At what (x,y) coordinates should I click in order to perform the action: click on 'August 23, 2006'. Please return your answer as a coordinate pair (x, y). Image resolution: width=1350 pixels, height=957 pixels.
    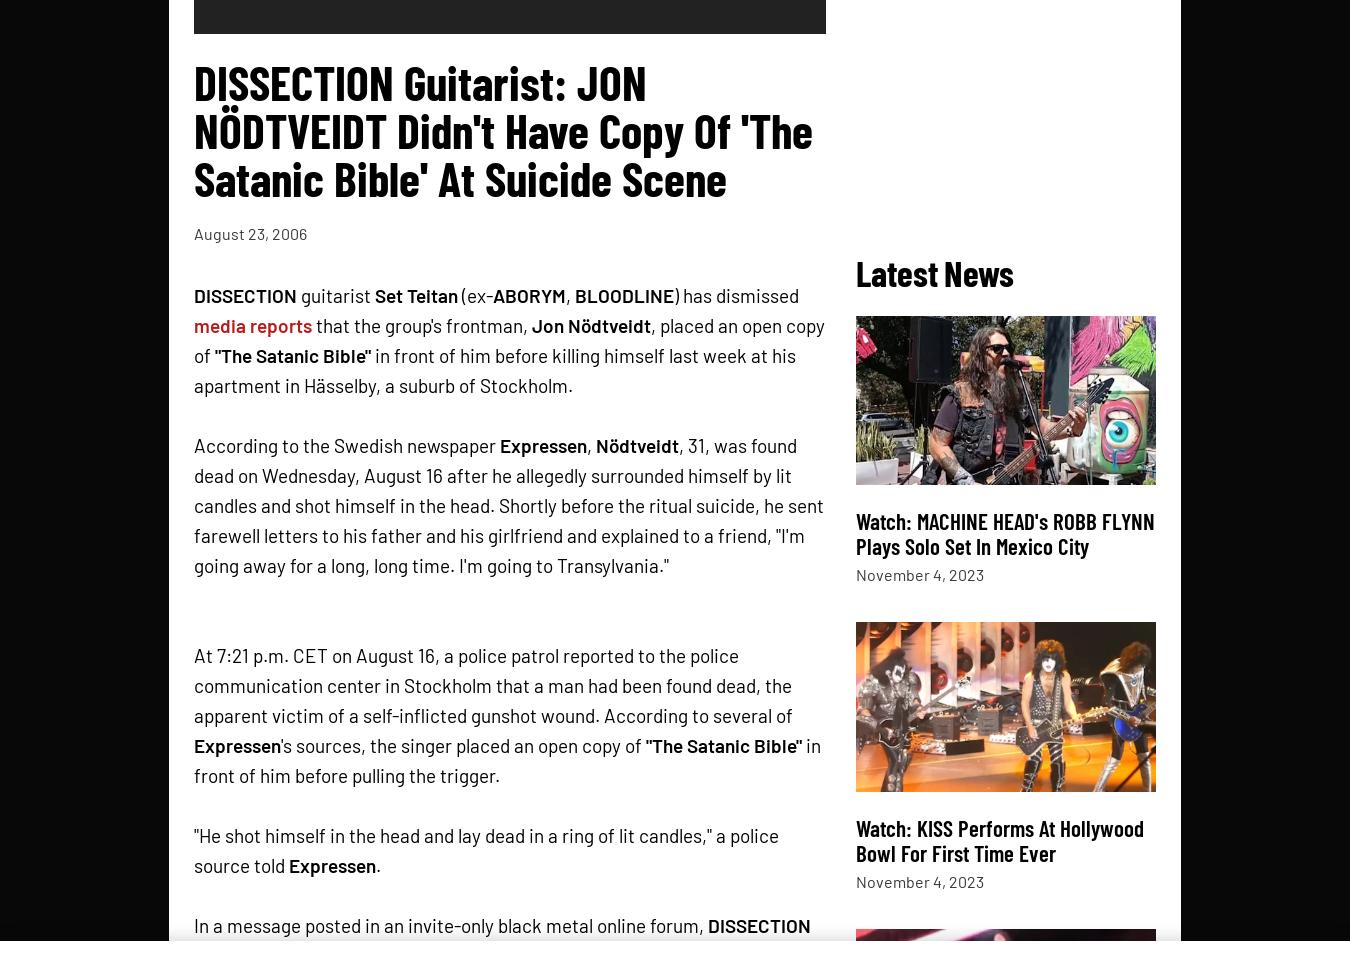
    Looking at the image, I should click on (193, 231).